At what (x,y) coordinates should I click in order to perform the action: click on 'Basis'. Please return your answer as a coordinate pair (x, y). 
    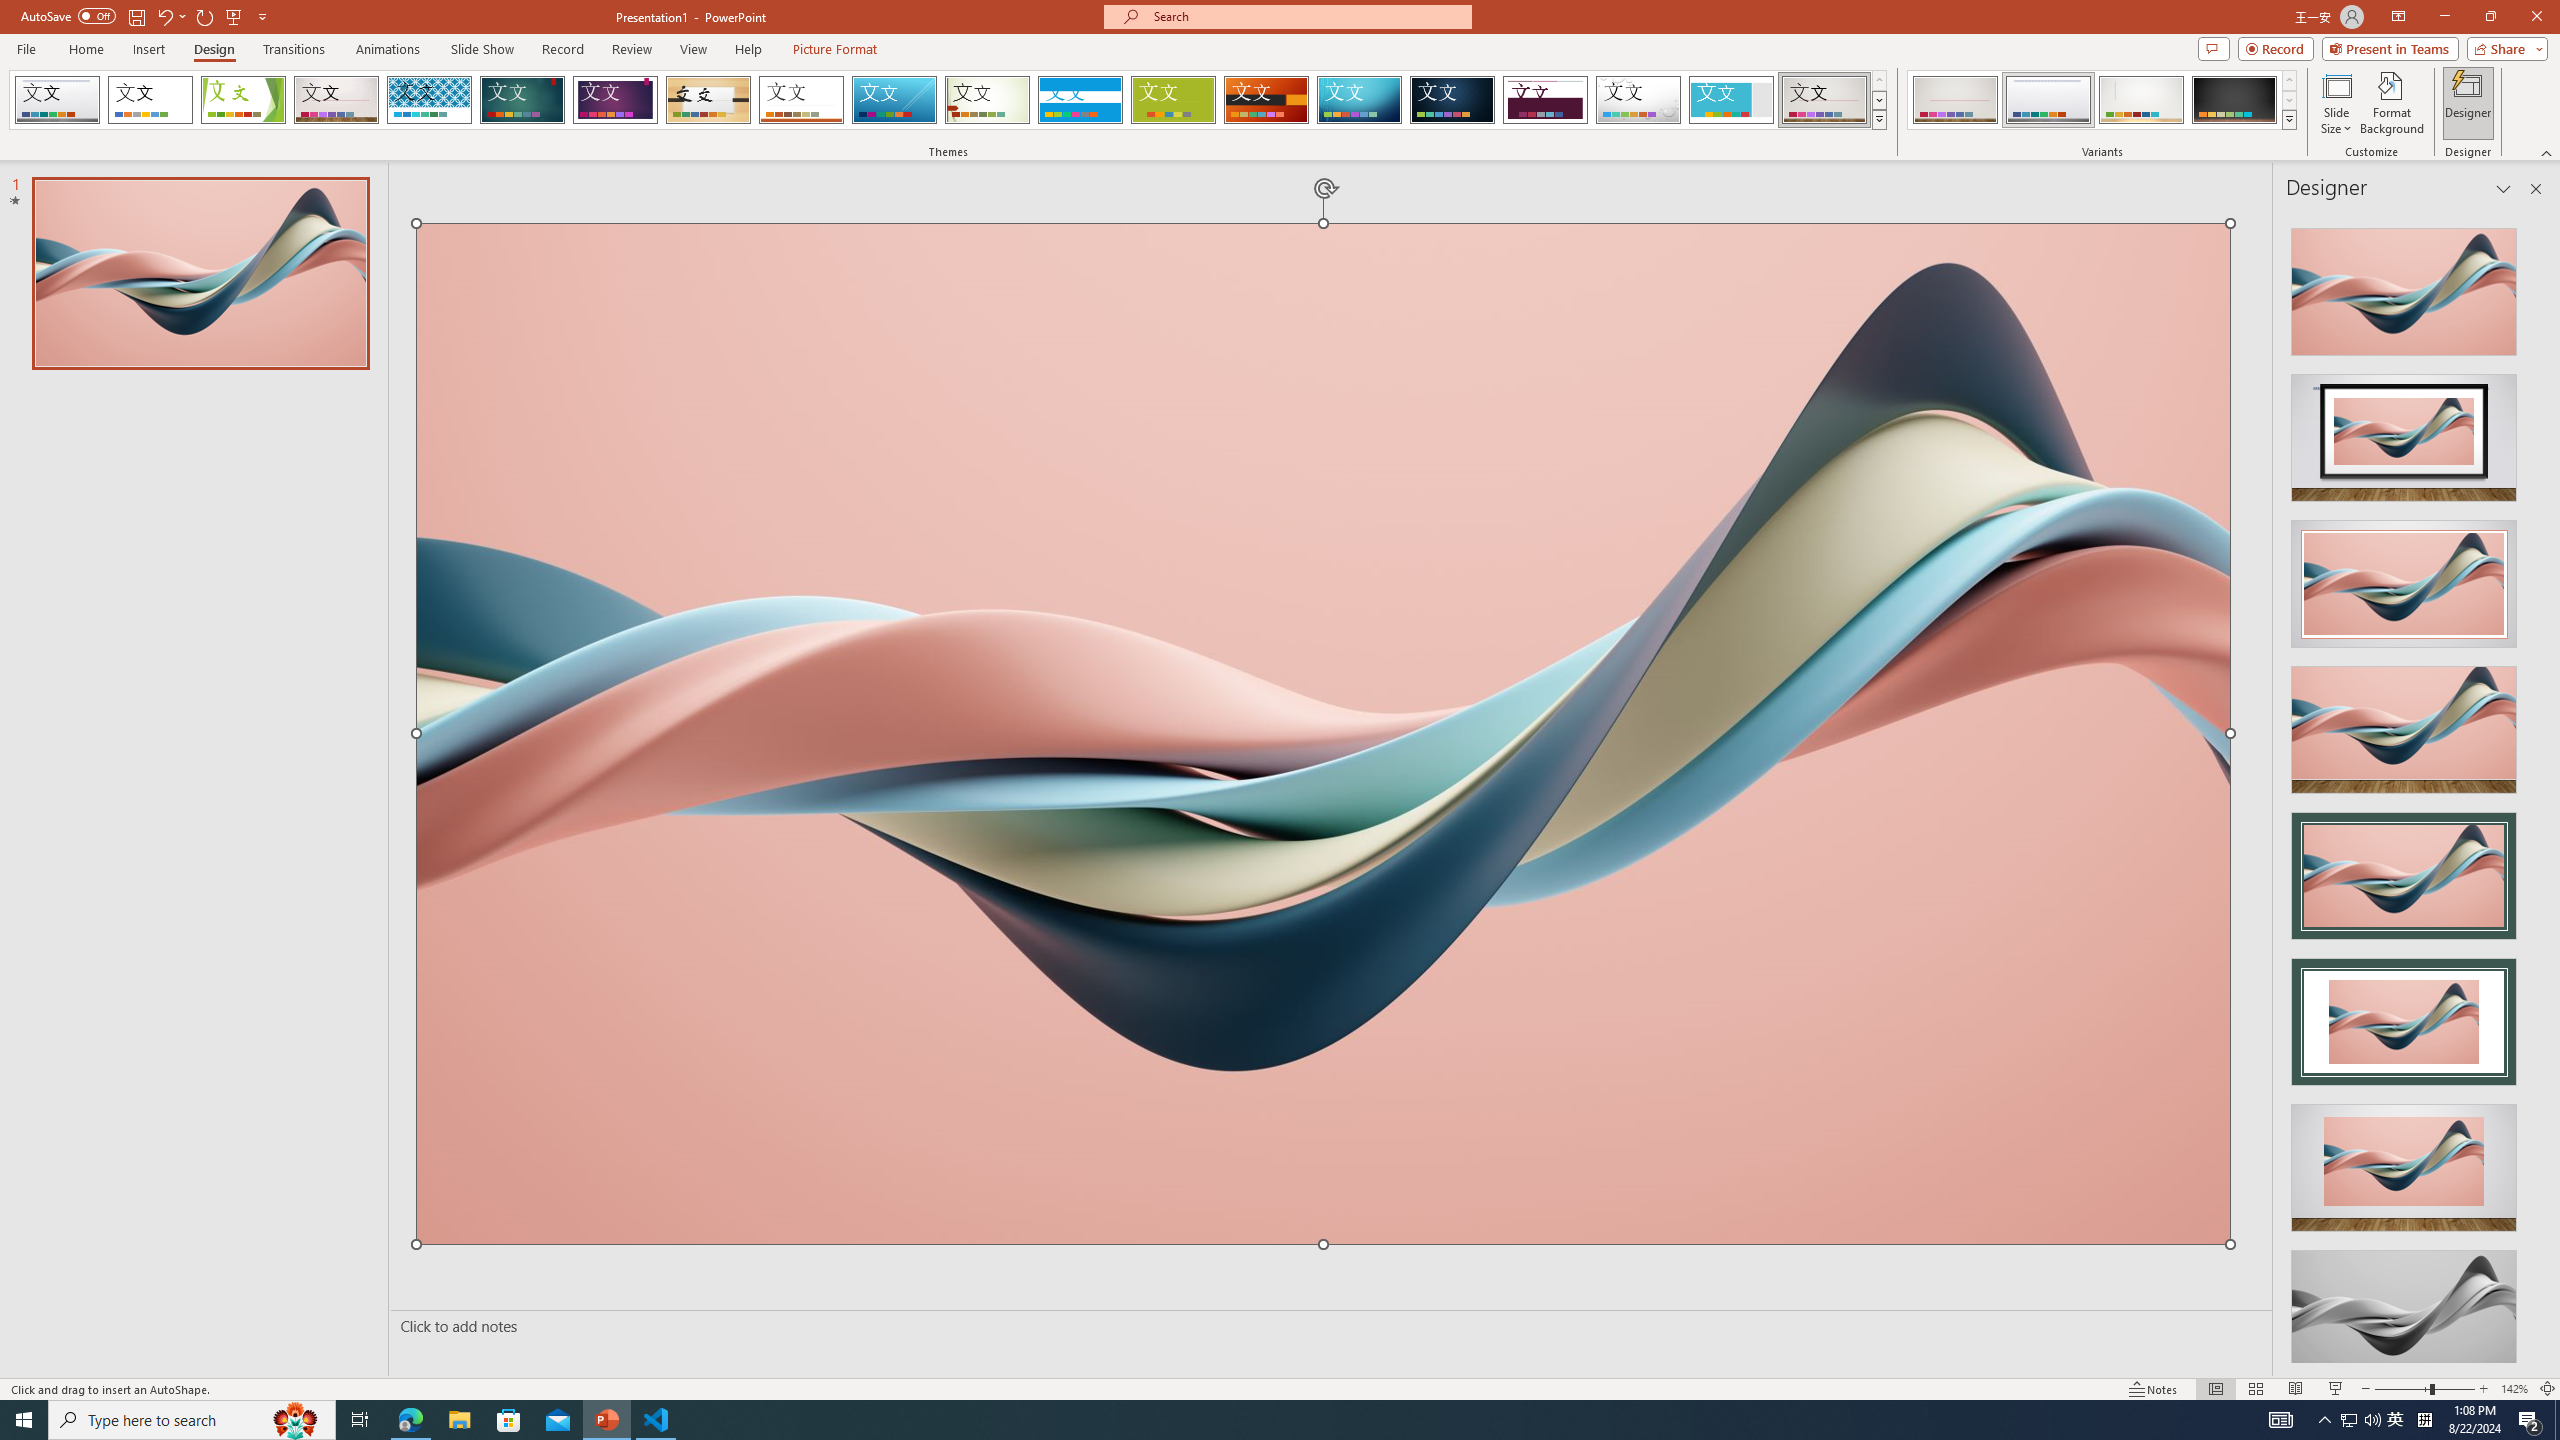
    Looking at the image, I should click on (1173, 99).